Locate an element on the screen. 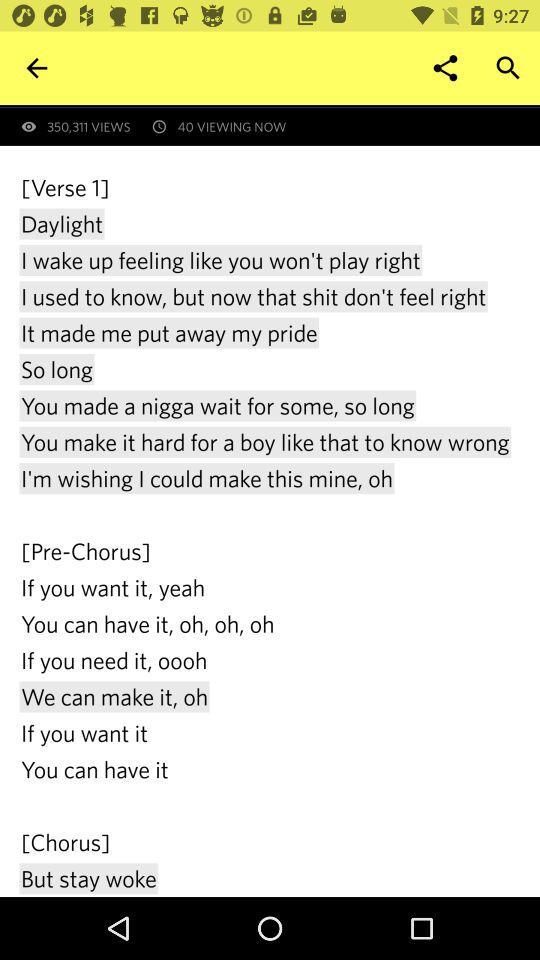 The height and width of the screenshot is (960, 540). verse 1 daylight is located at coordinates (270, 533).